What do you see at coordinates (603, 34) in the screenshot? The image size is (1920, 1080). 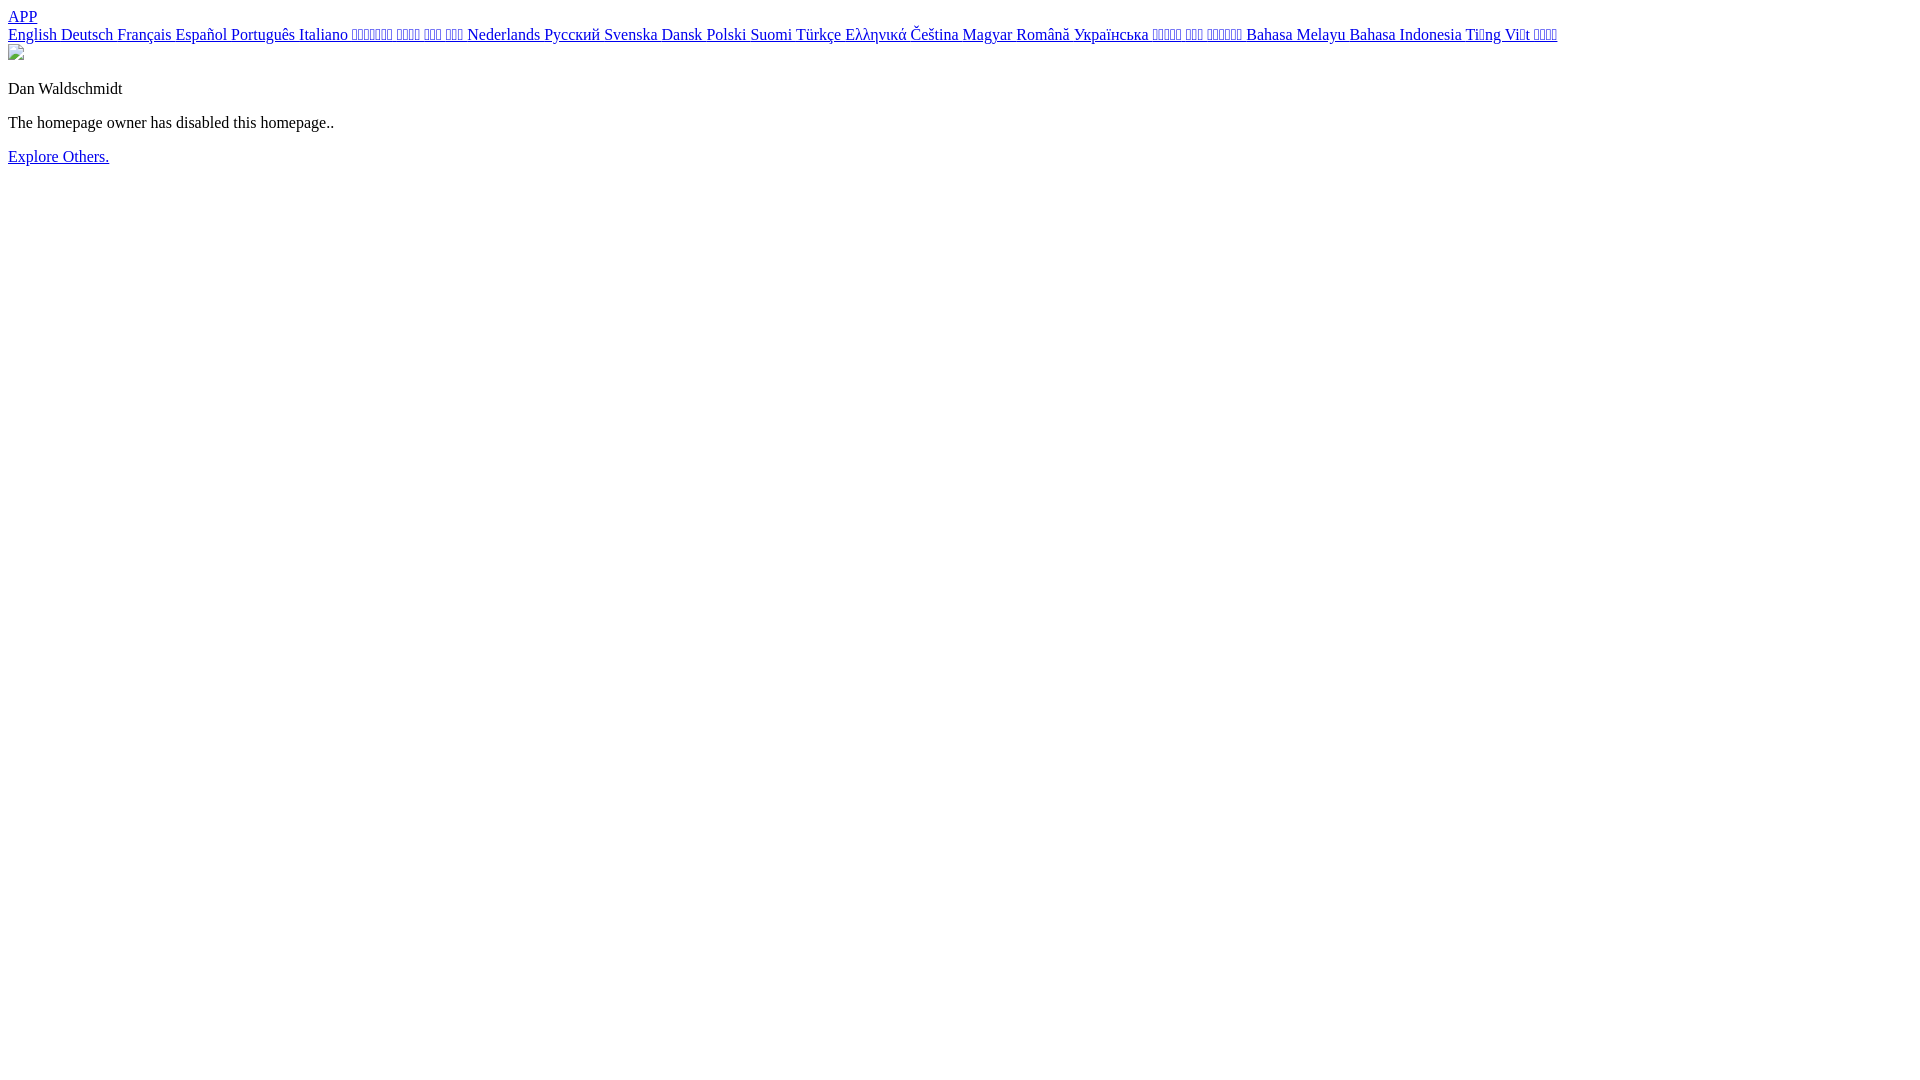 I see `'Svenska'` at bounding box center [603, 34].